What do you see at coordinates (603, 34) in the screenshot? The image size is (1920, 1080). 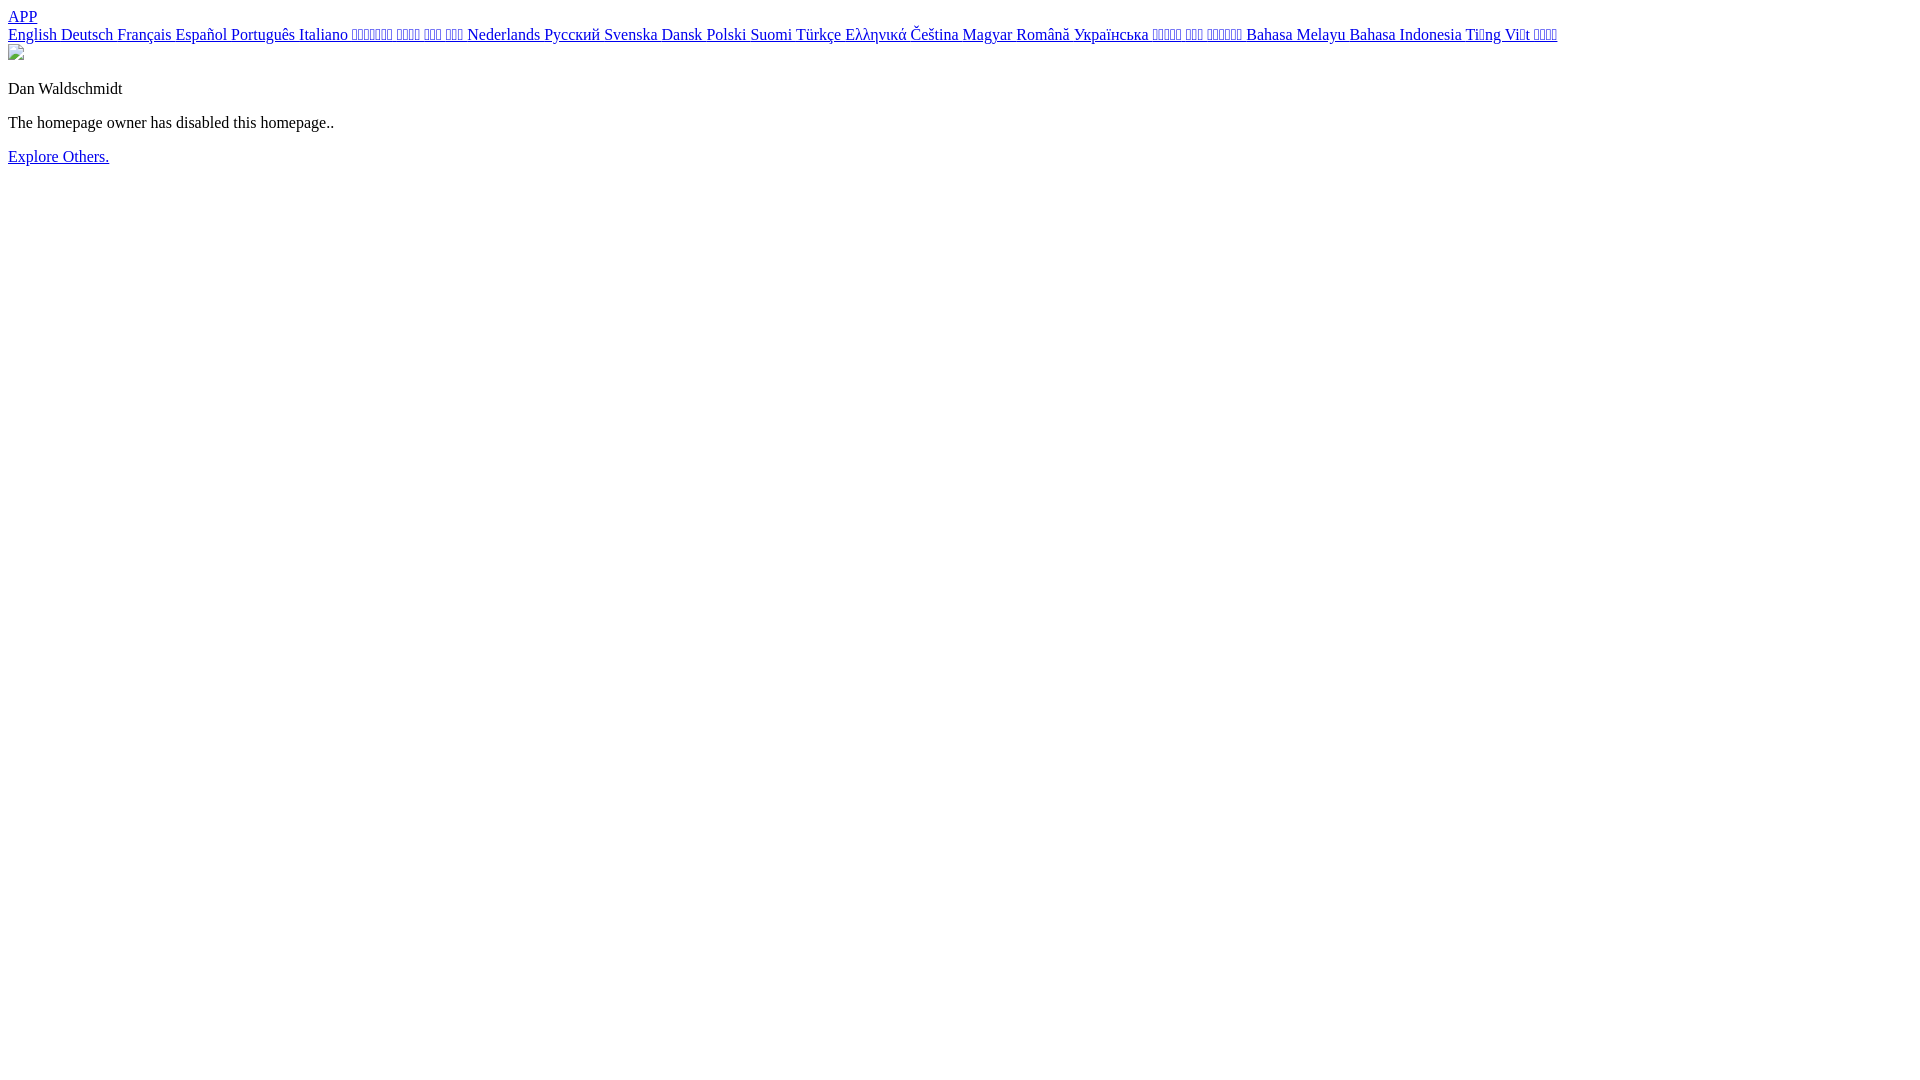 I see `'Svenska'` at bounding box center [603, 34].